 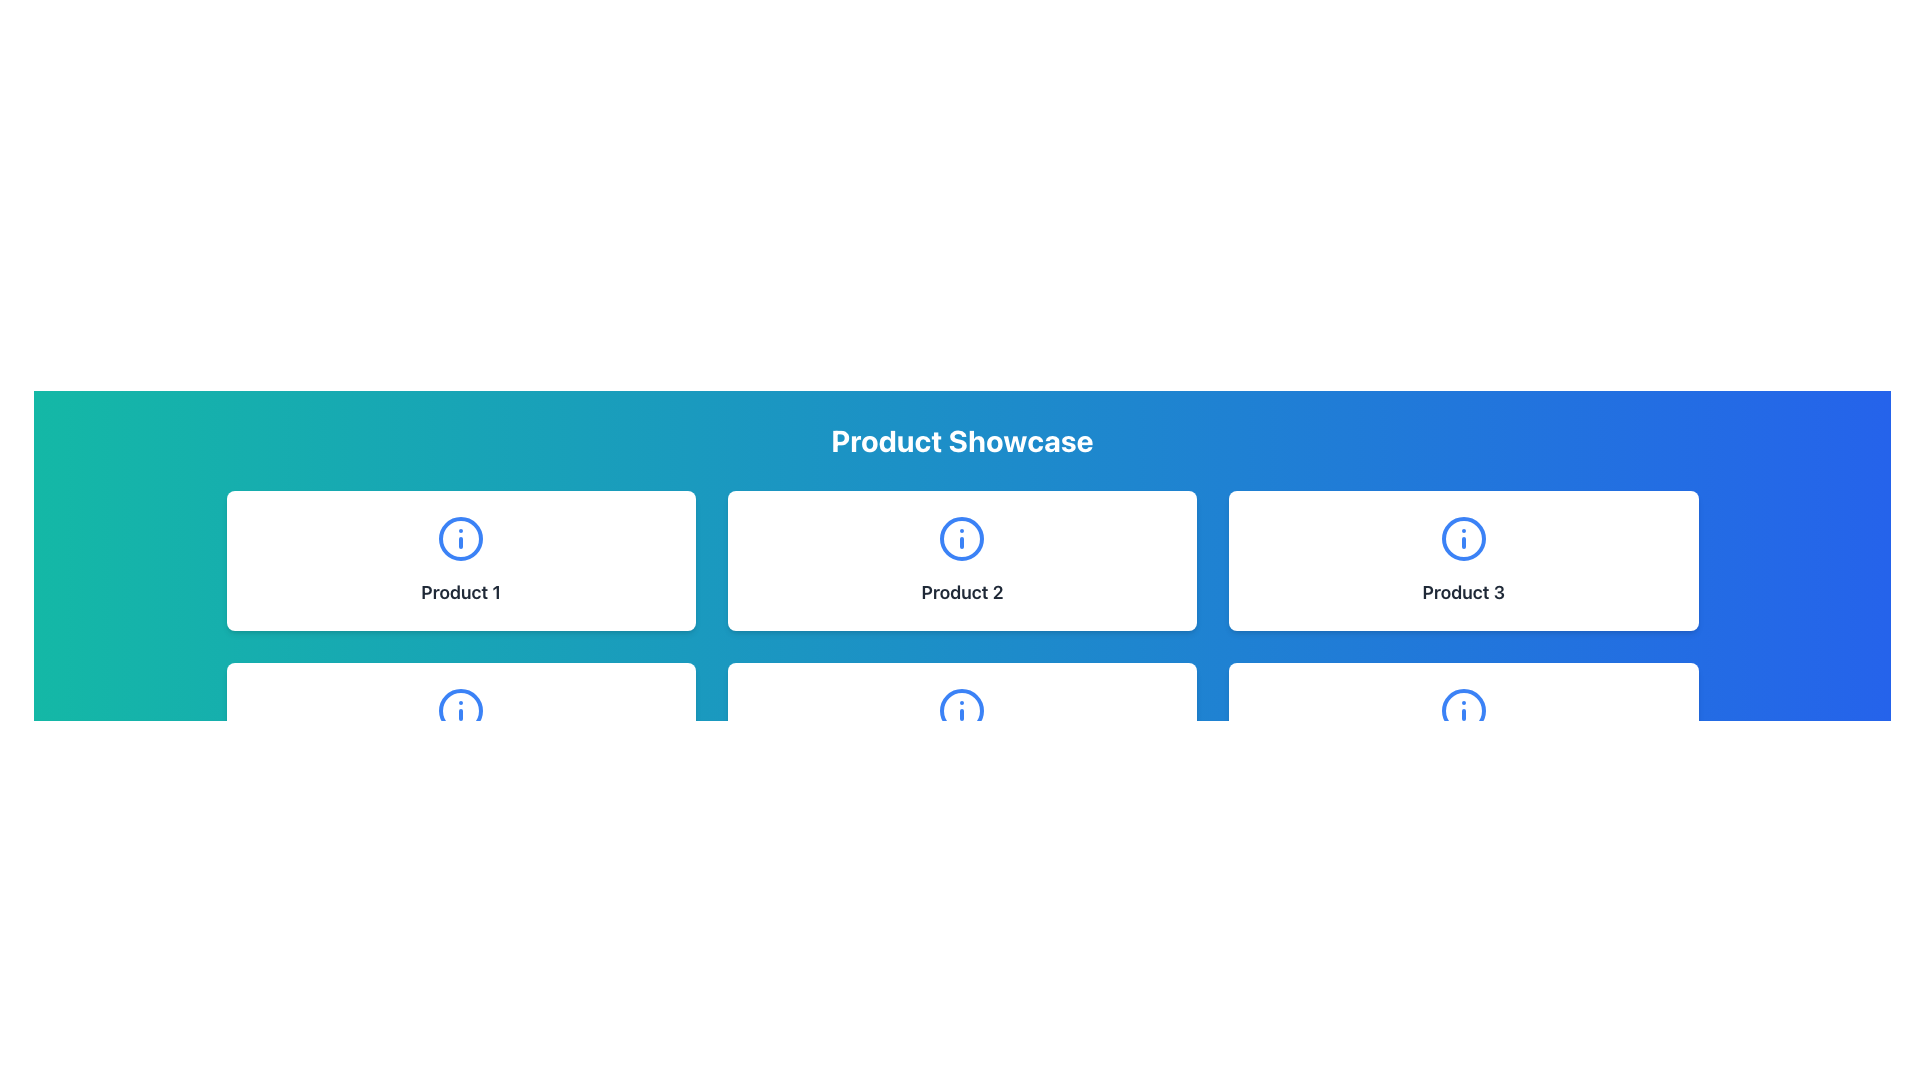 What do you see at coordinates (962, 439) in the screenshot?
I see `the centered title text 'Product Showcase', which is prominently displayed in a bold and large white font against a gradient background` at bounding box center [962, 439].